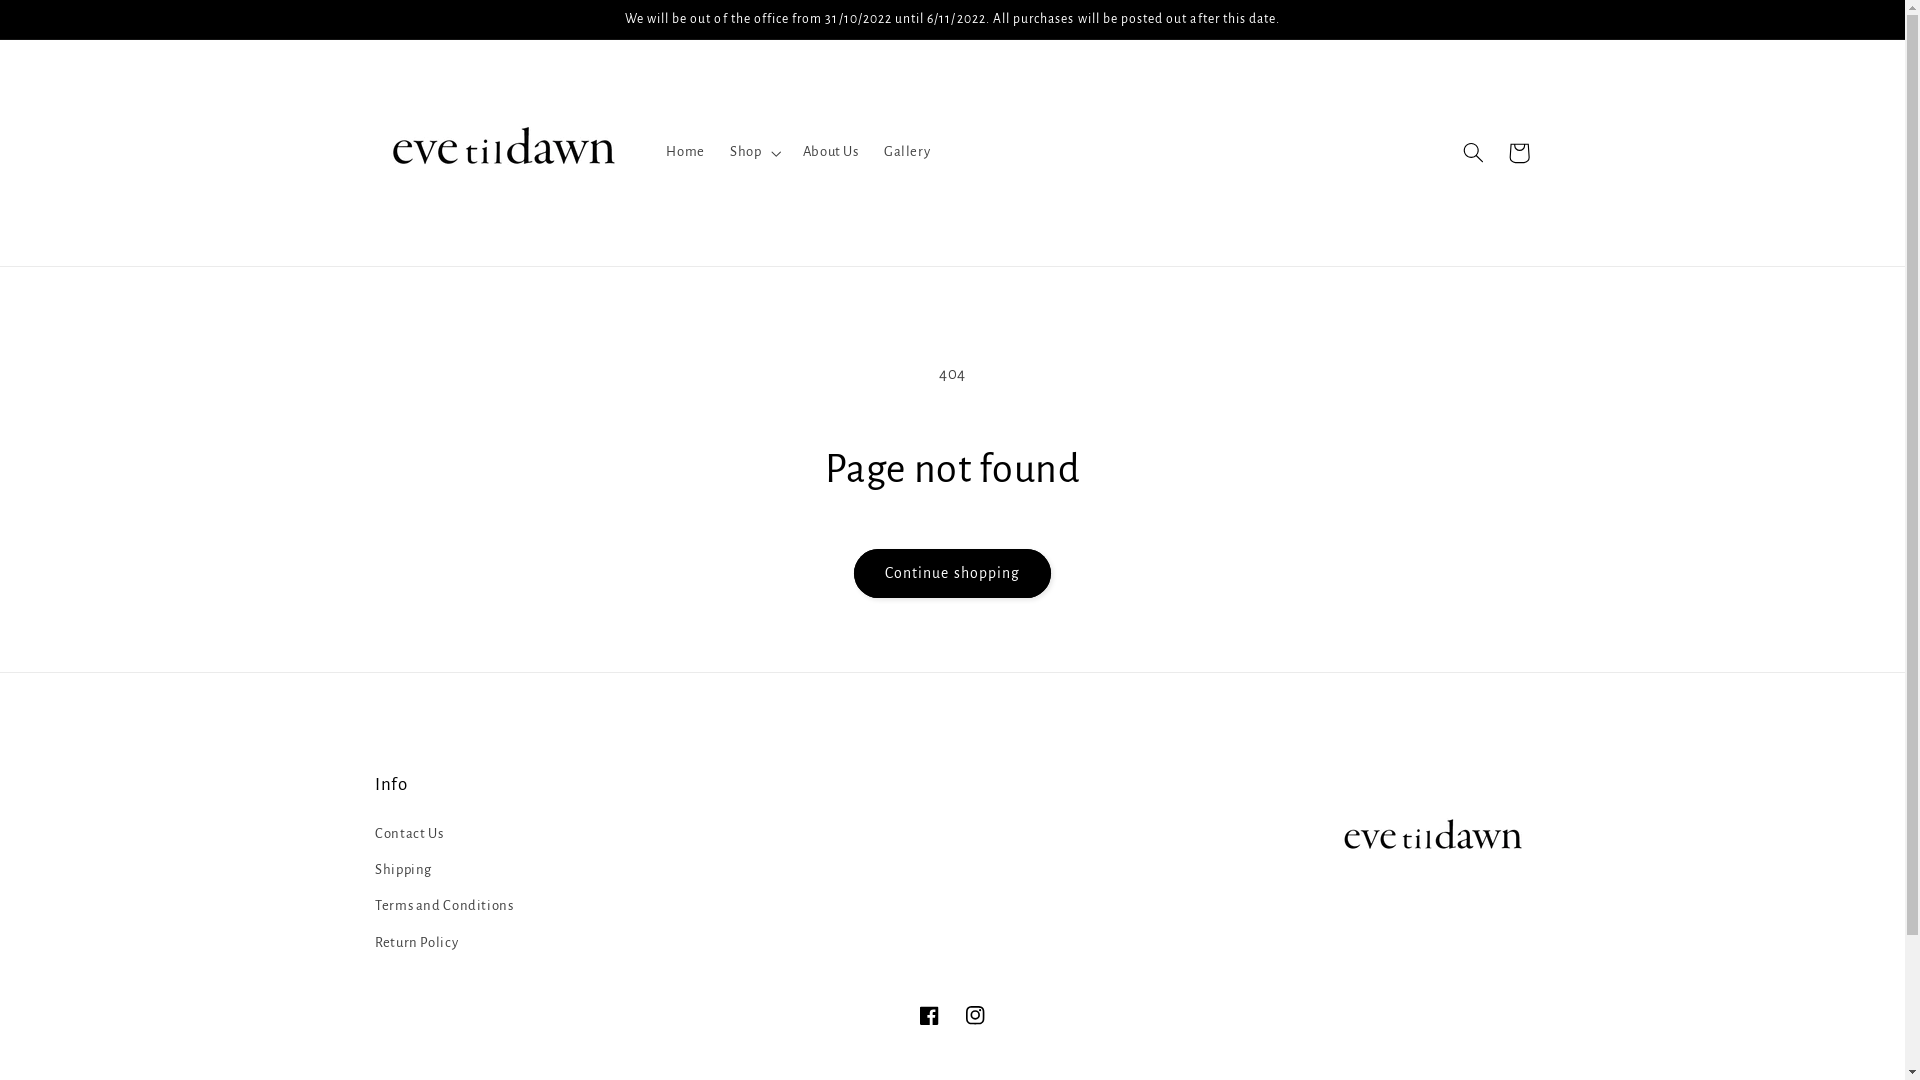  Describe the element at coordinates (653, 152) in the screenshot. I see `'Home'` at that location.